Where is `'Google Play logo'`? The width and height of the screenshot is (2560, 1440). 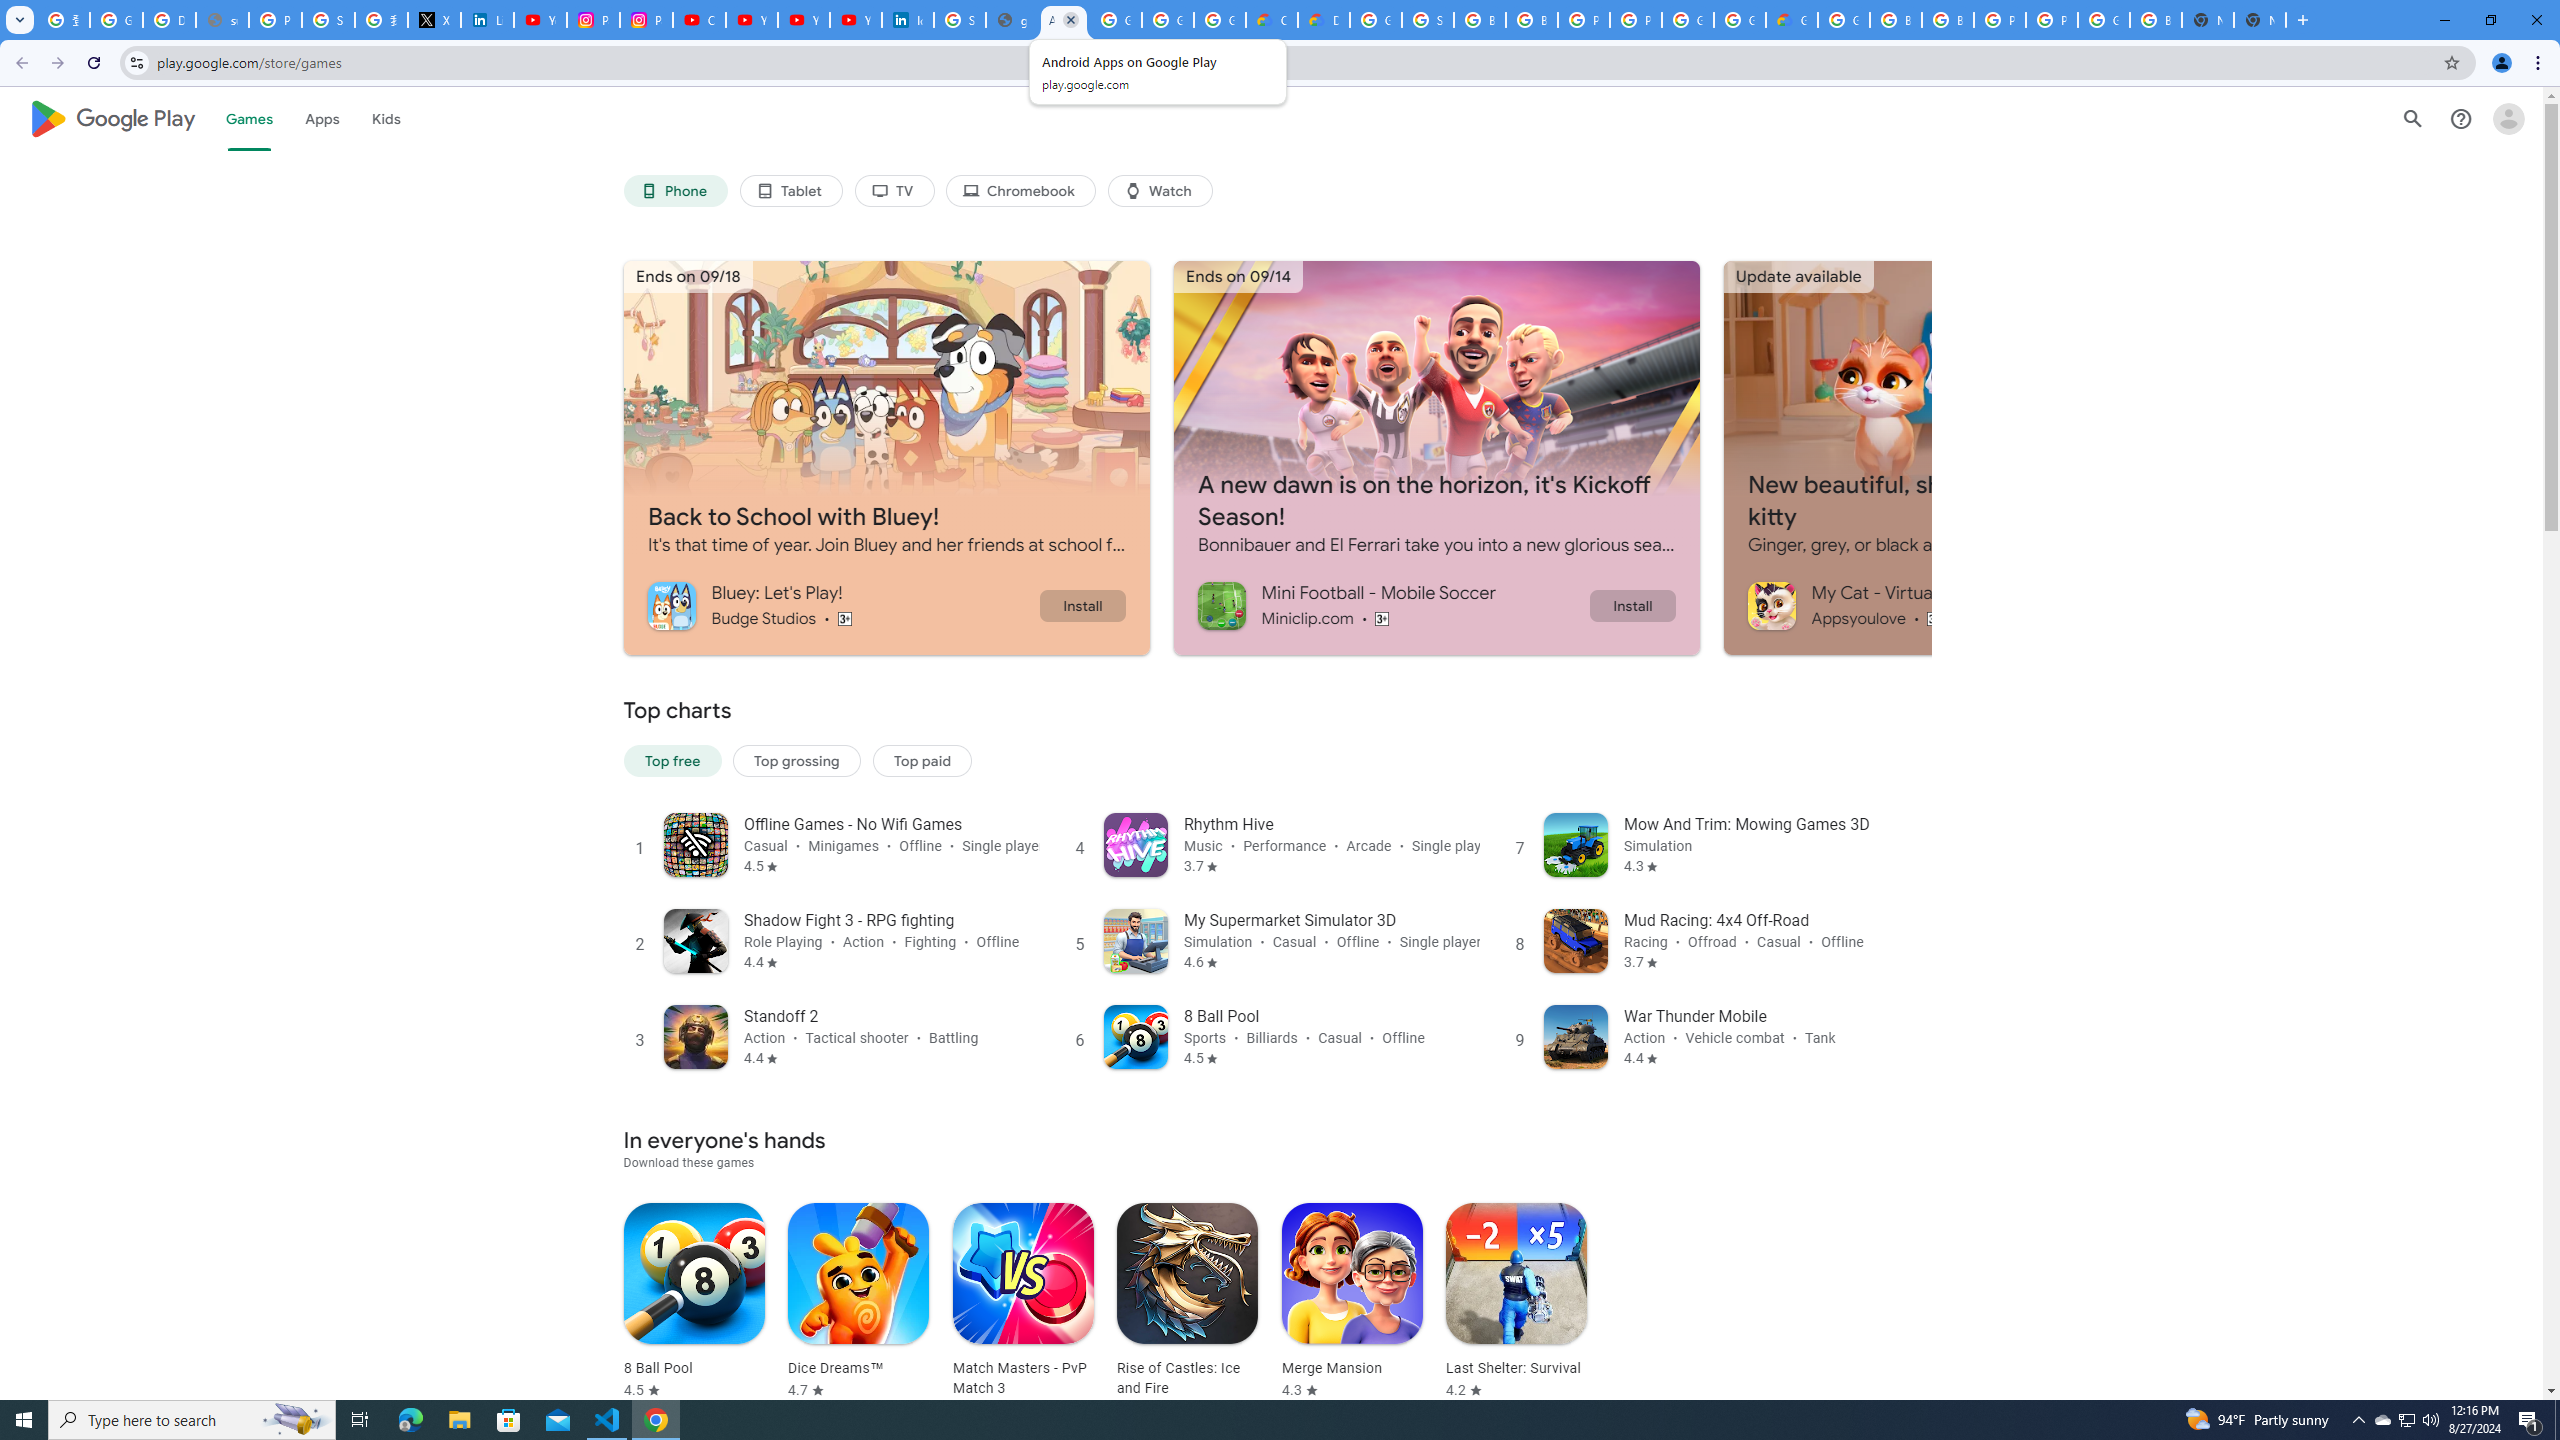
'Google Play logo' is located at coordinates (111, 118).